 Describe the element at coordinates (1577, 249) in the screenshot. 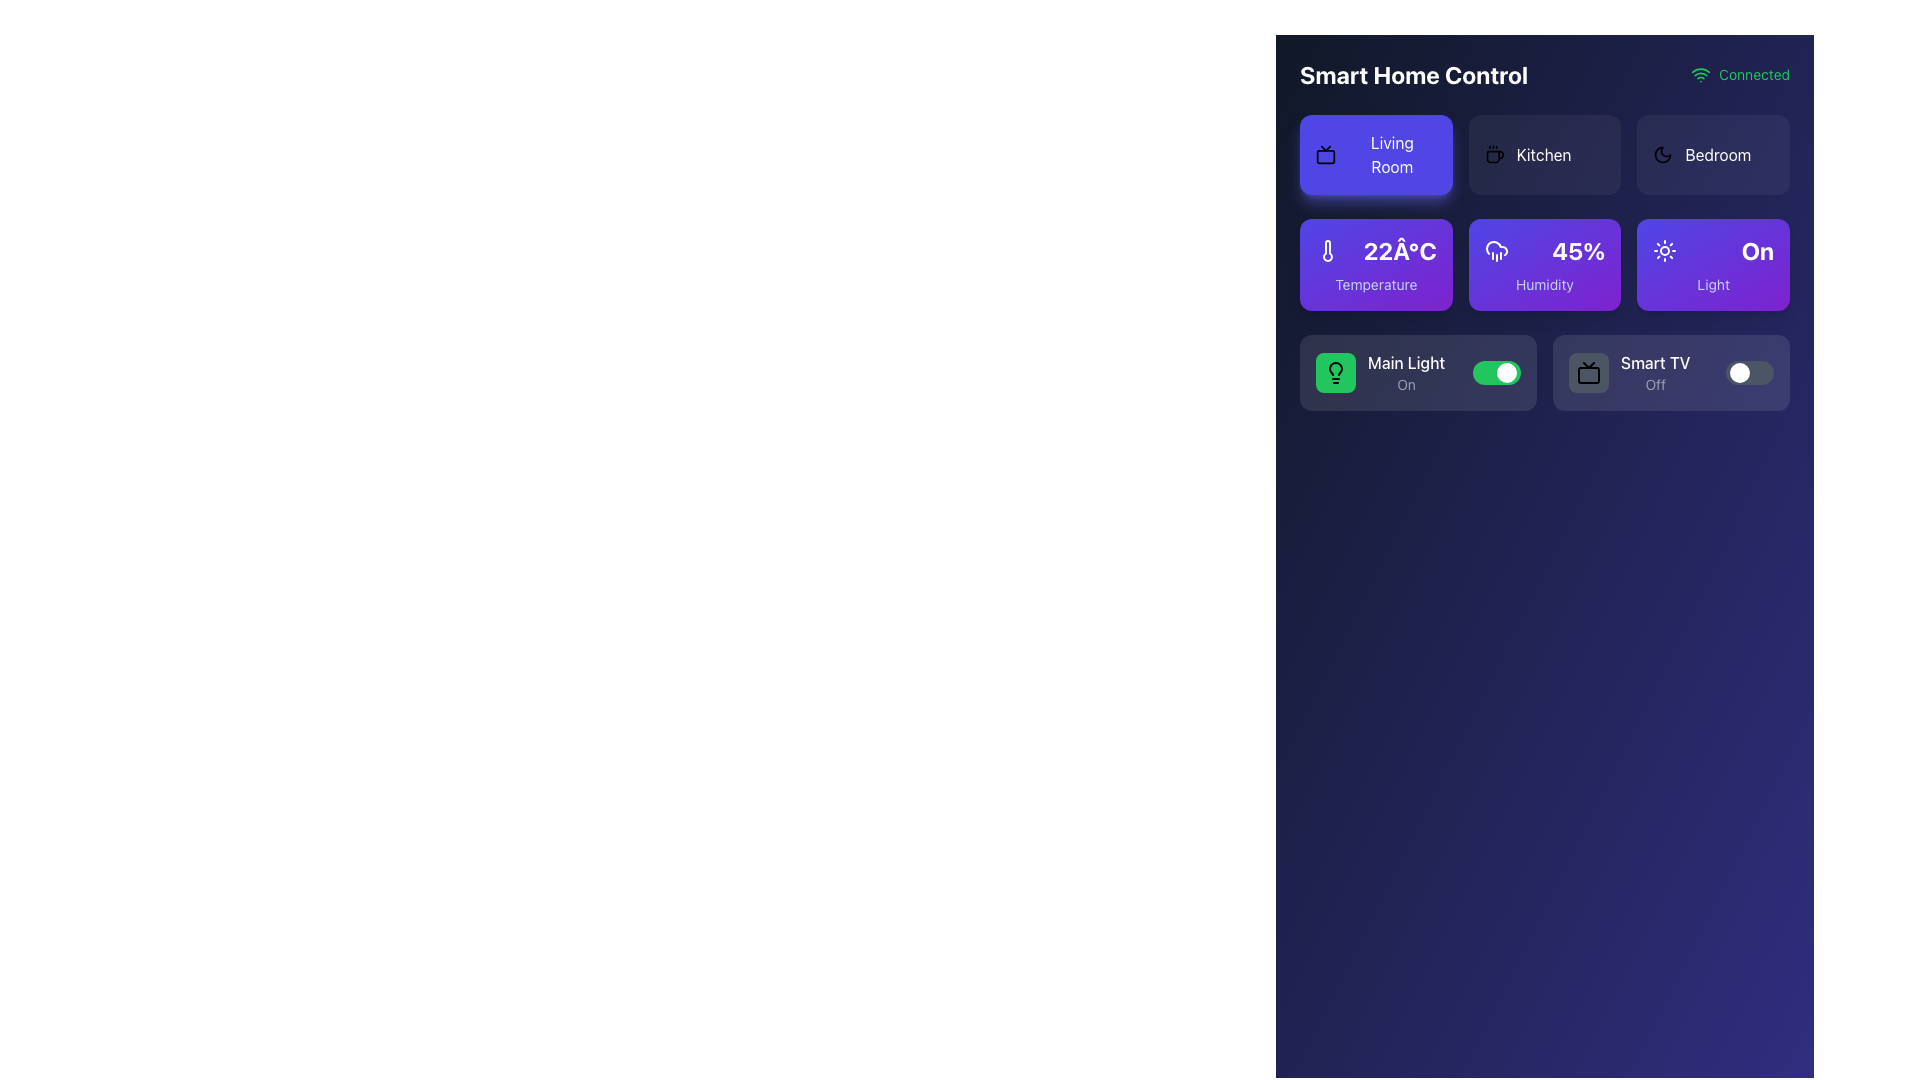

I see `the text label displaying '45%' in bold white font on a purple background, located in the 'Humidity' card` at that location.